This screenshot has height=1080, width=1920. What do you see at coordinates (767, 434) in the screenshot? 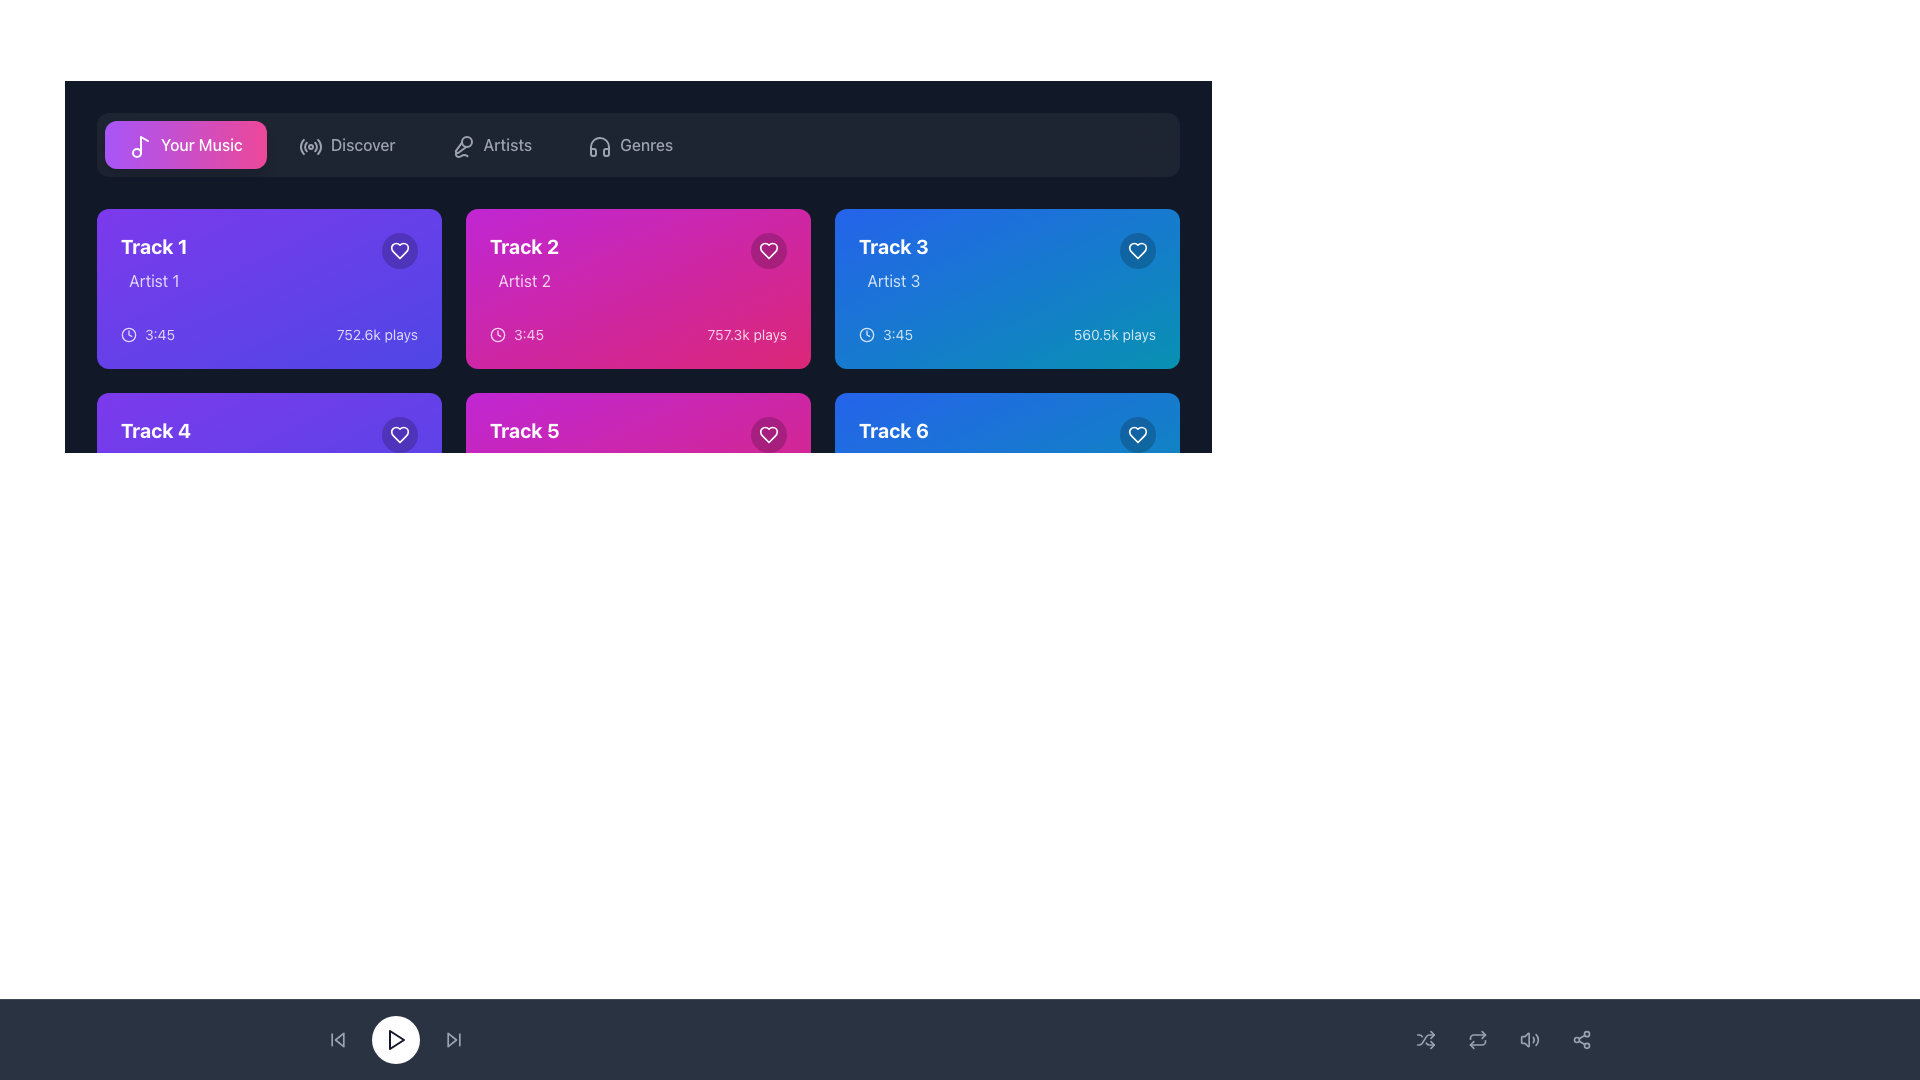
I see `the heart-shaped icon button for 'Track 5' located` at bounding box center [767, 434].